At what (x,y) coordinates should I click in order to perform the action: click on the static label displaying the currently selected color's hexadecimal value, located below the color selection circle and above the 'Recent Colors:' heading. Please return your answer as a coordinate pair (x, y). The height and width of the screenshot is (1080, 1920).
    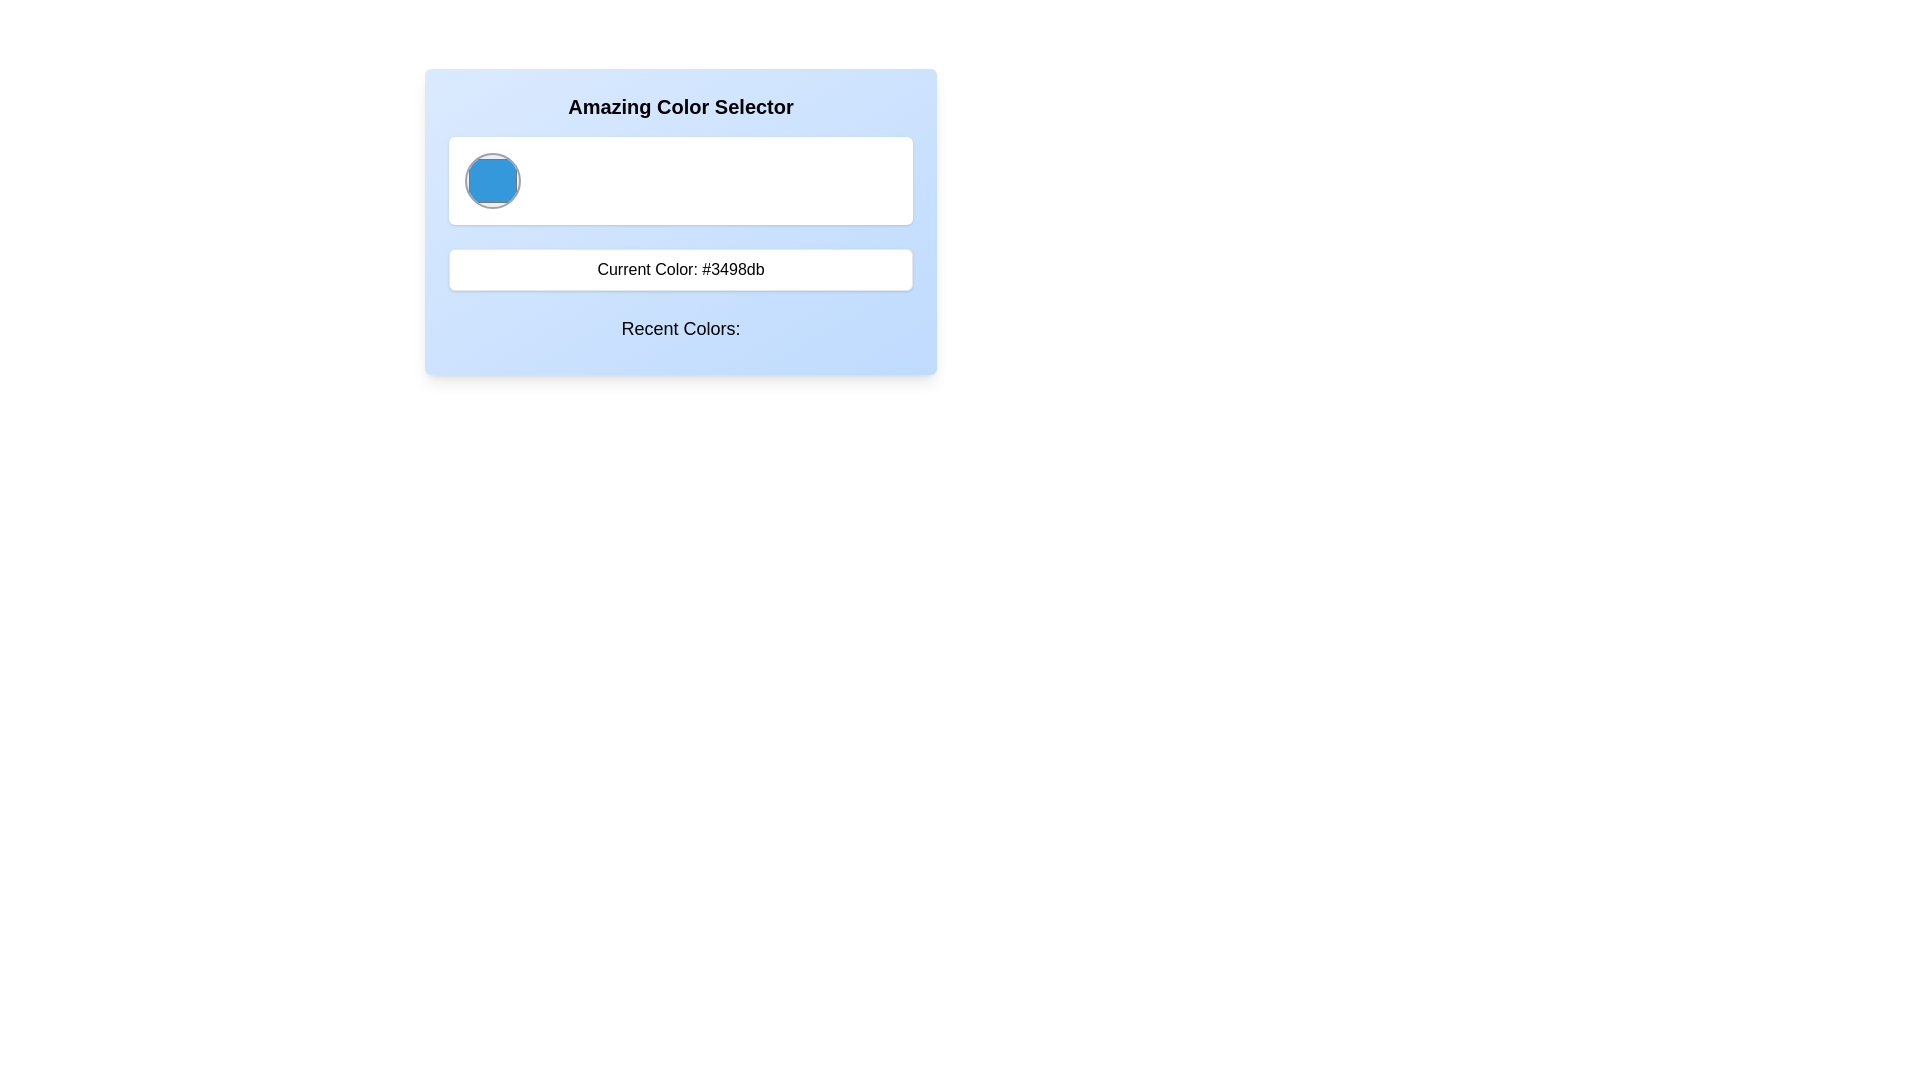
    Looking at the image, I should click on (681, 270).